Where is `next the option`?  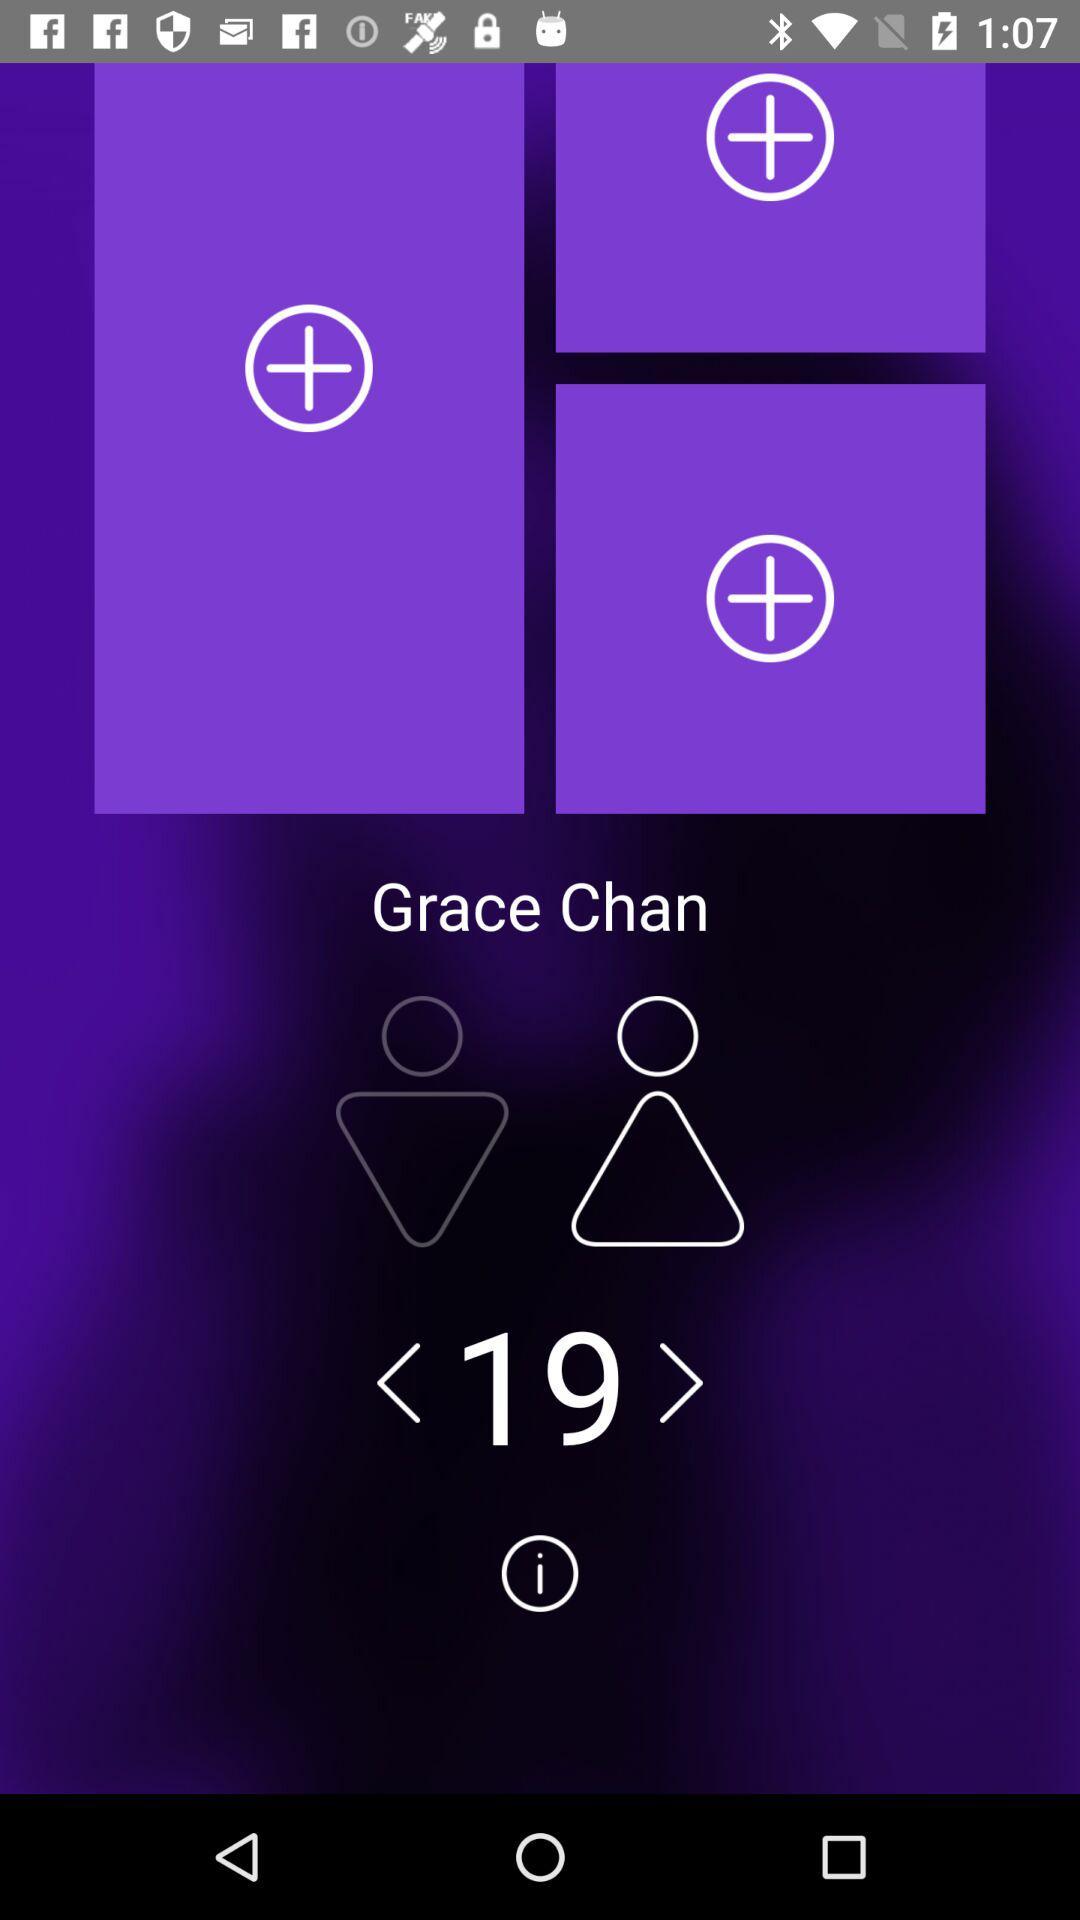 next the option is located at coordinates (680, 1381).